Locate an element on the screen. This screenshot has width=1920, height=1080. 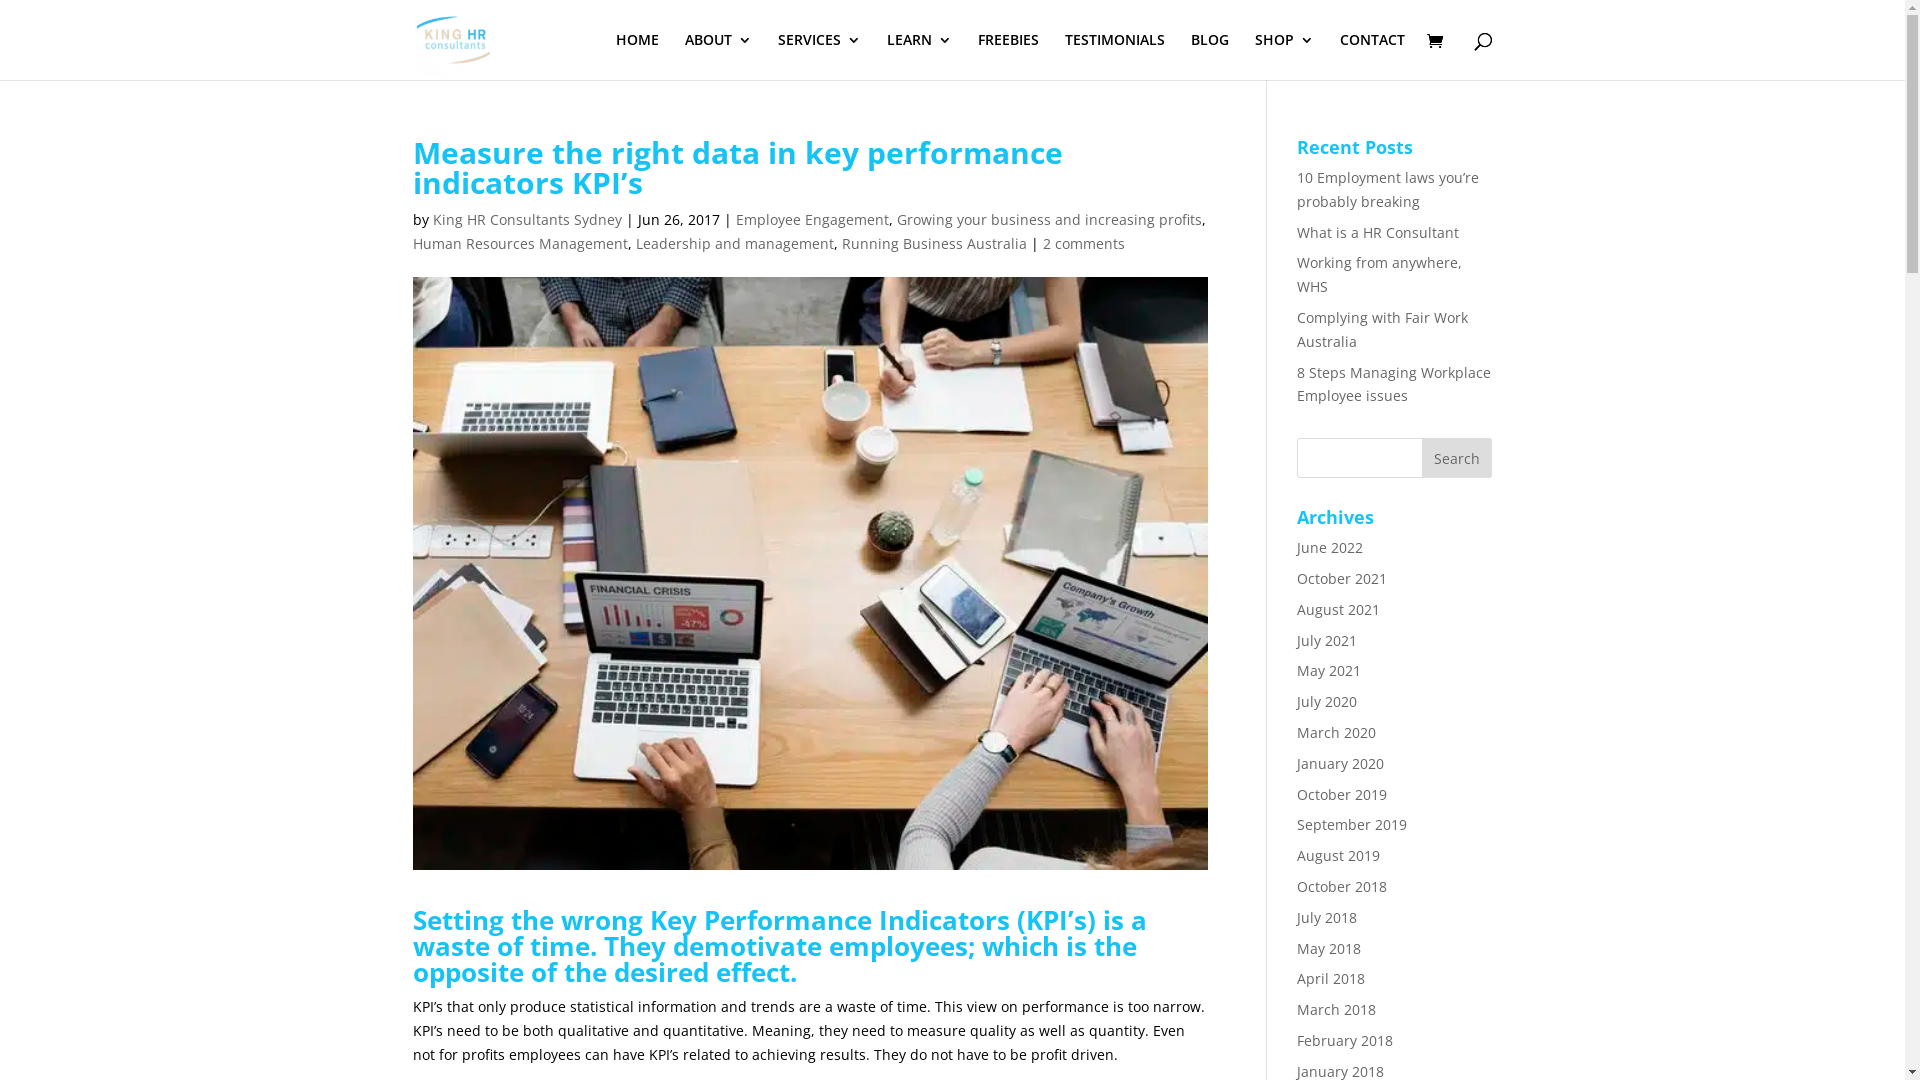
'TESTIMONIALS' is located at coordinates (1063, 55).